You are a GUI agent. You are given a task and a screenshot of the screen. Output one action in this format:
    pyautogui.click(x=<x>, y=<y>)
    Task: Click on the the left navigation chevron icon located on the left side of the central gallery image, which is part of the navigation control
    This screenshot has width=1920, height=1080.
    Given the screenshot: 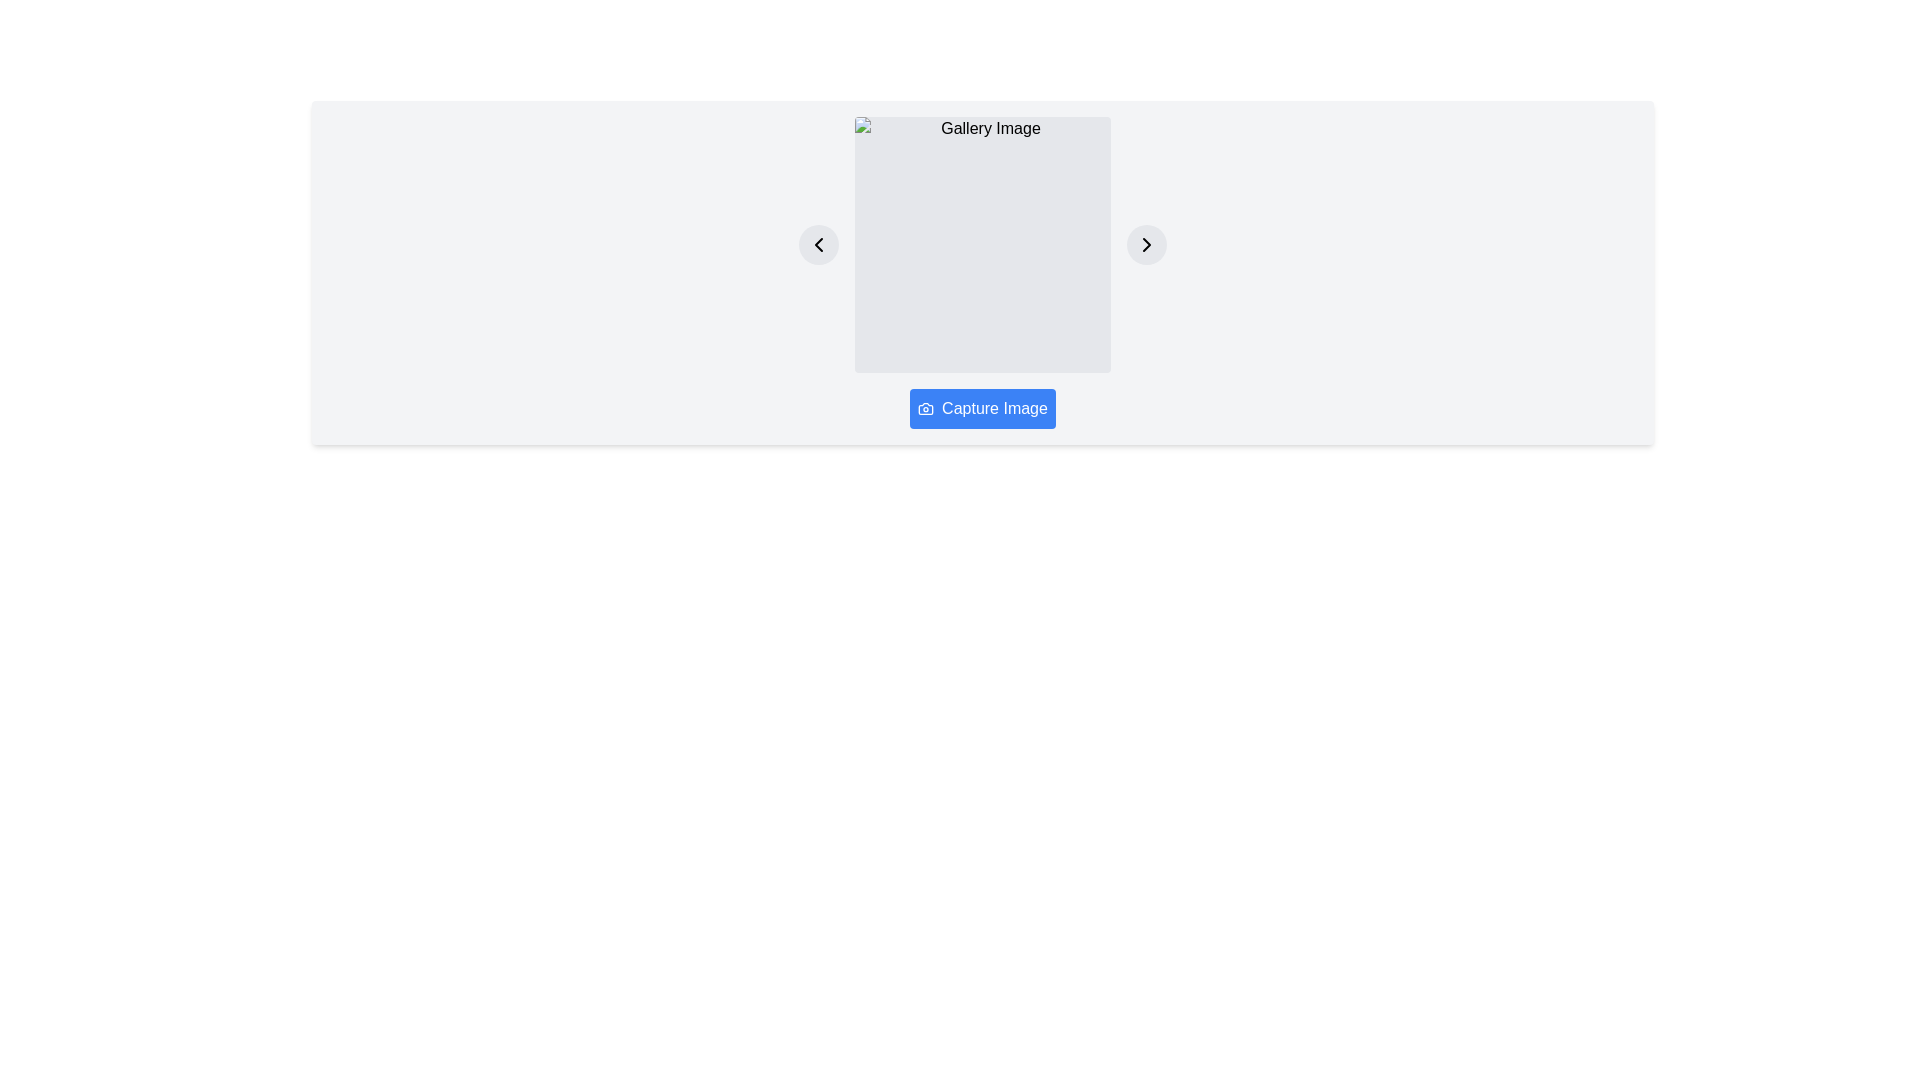 What is the action you would take?
    pyautogui.click(x=819, y=244)
    